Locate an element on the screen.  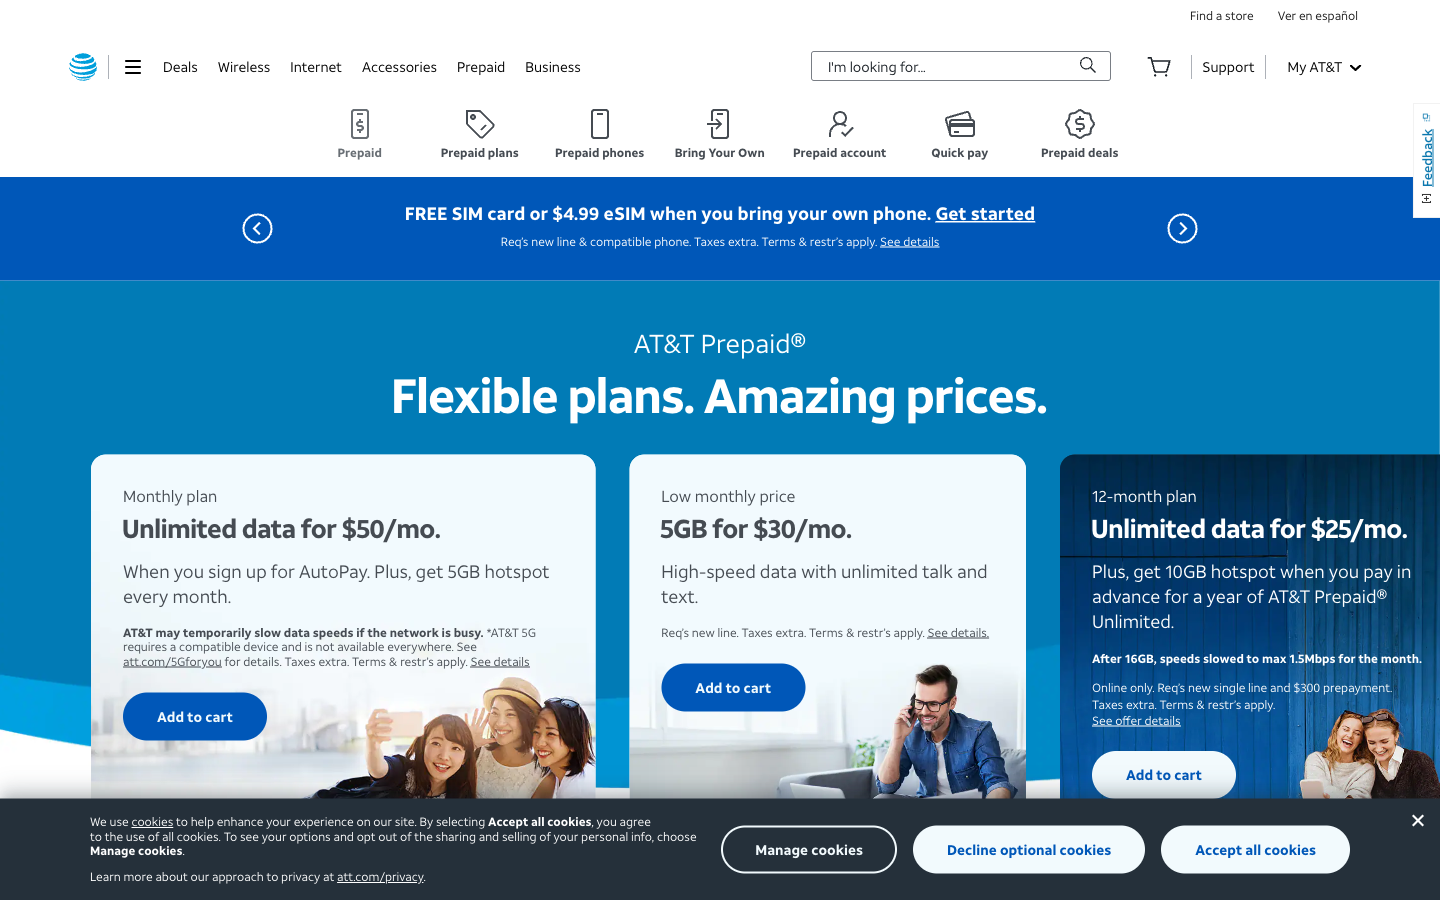
View the "Prepaid Plans is located at coordinates (479, 134).